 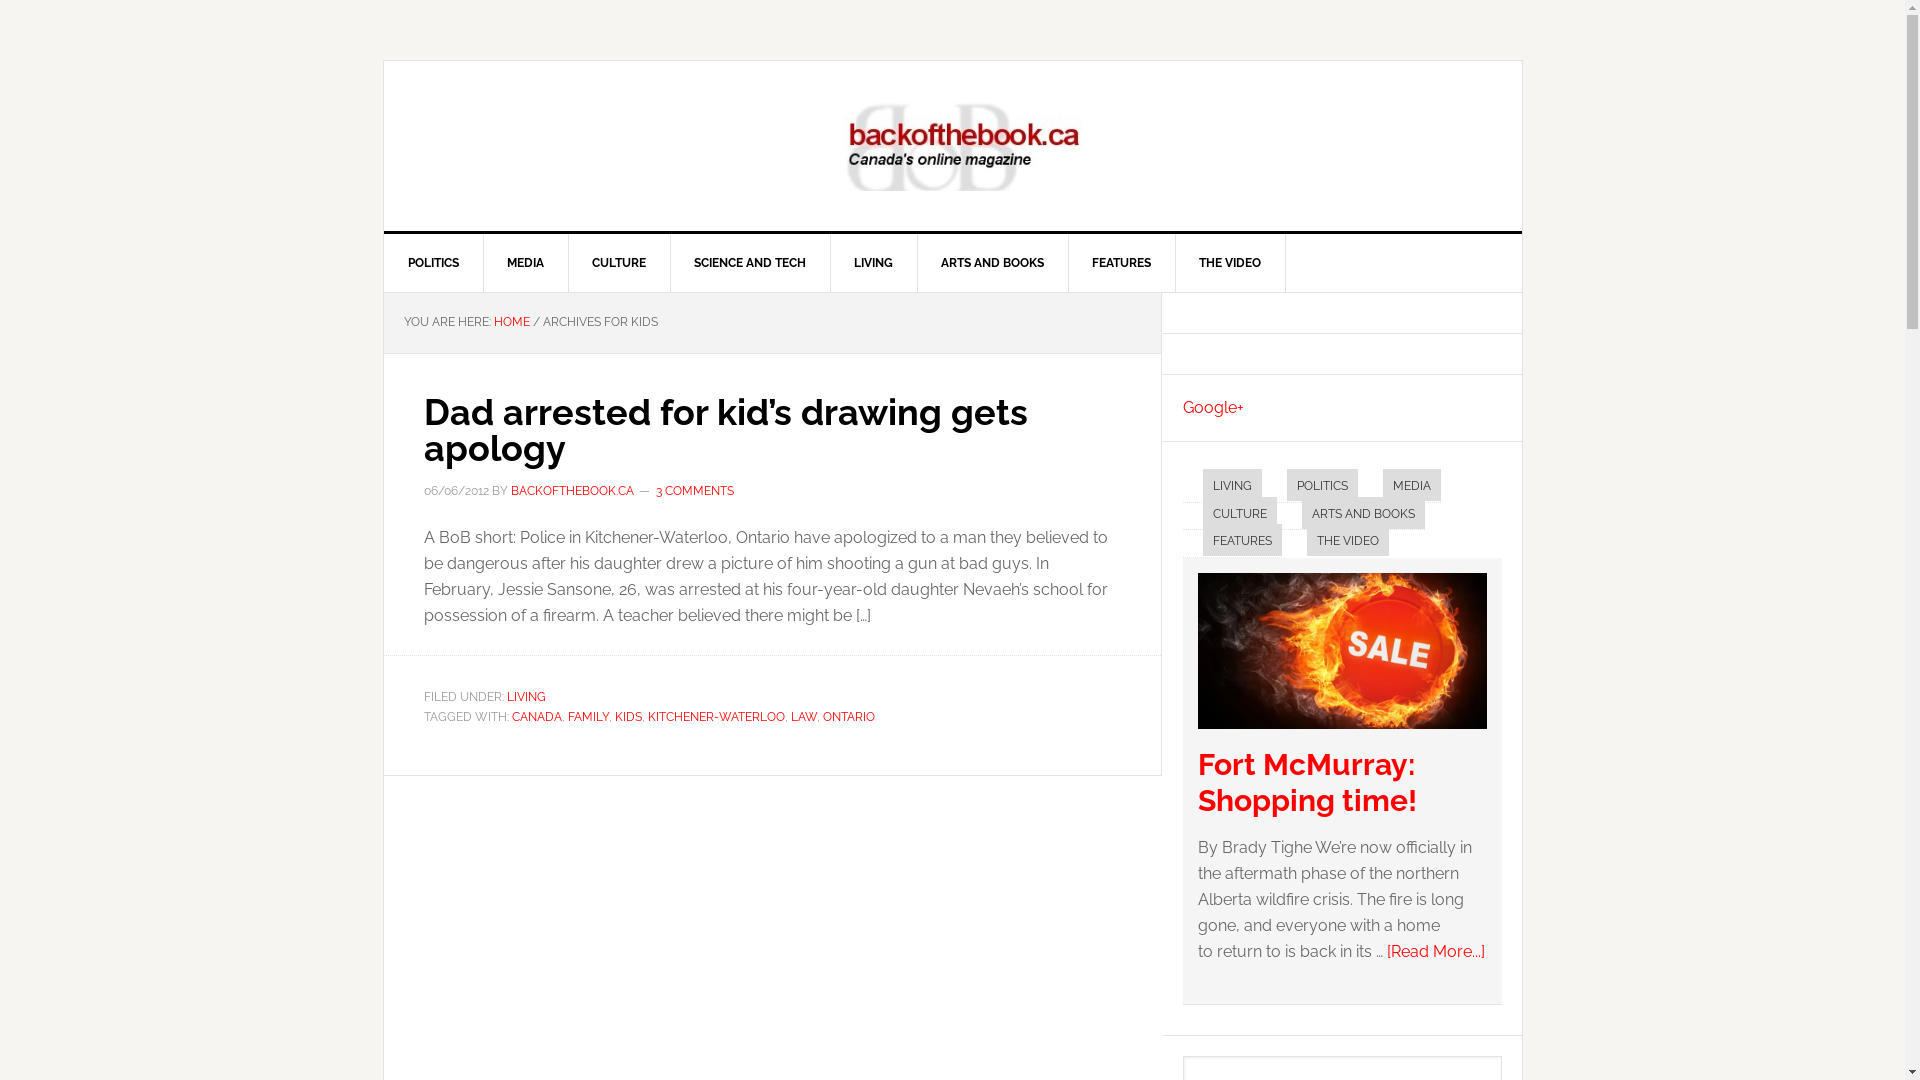 I want to click on 'SCIENCE AND TECH', so click(x=749, y=261).